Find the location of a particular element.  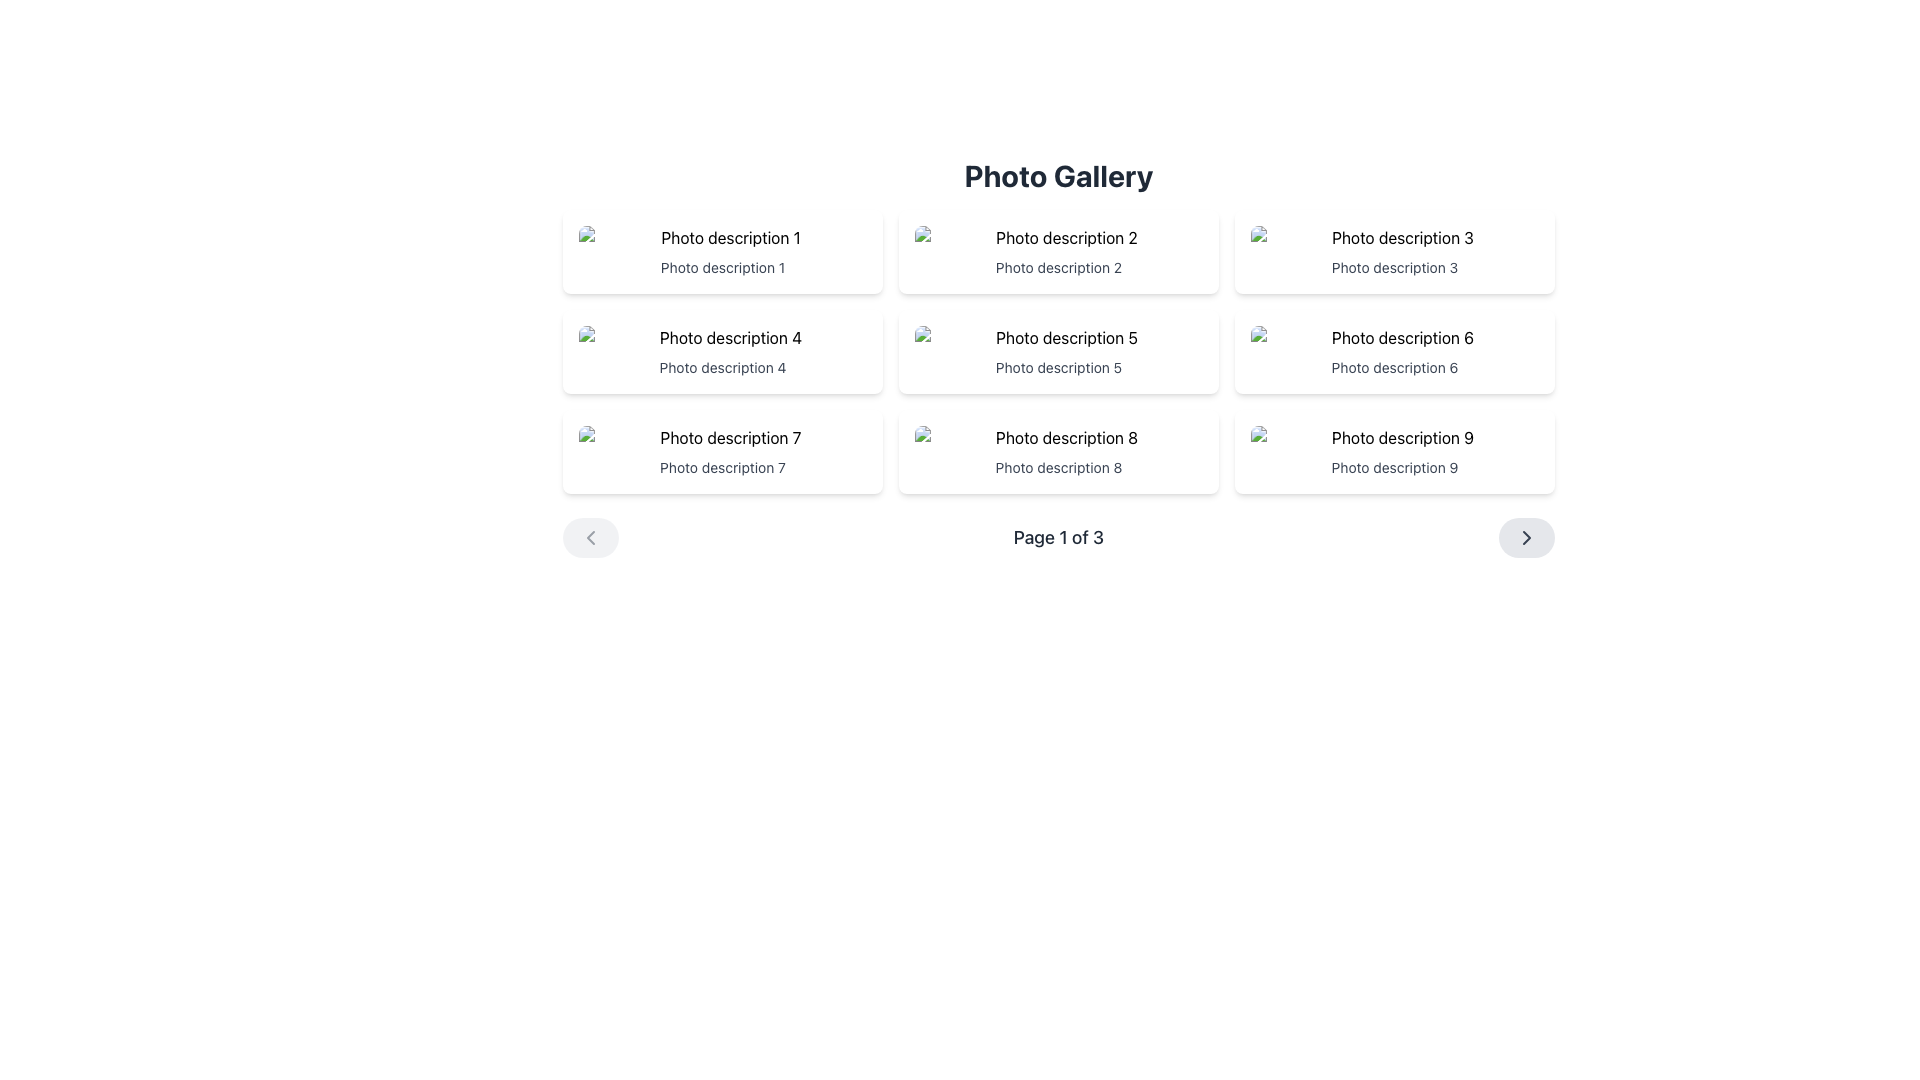

the image thumbnail located in the card labeled 'Photo description 6' in the second row and third column of the grid is located at coordinates (1394, 337).